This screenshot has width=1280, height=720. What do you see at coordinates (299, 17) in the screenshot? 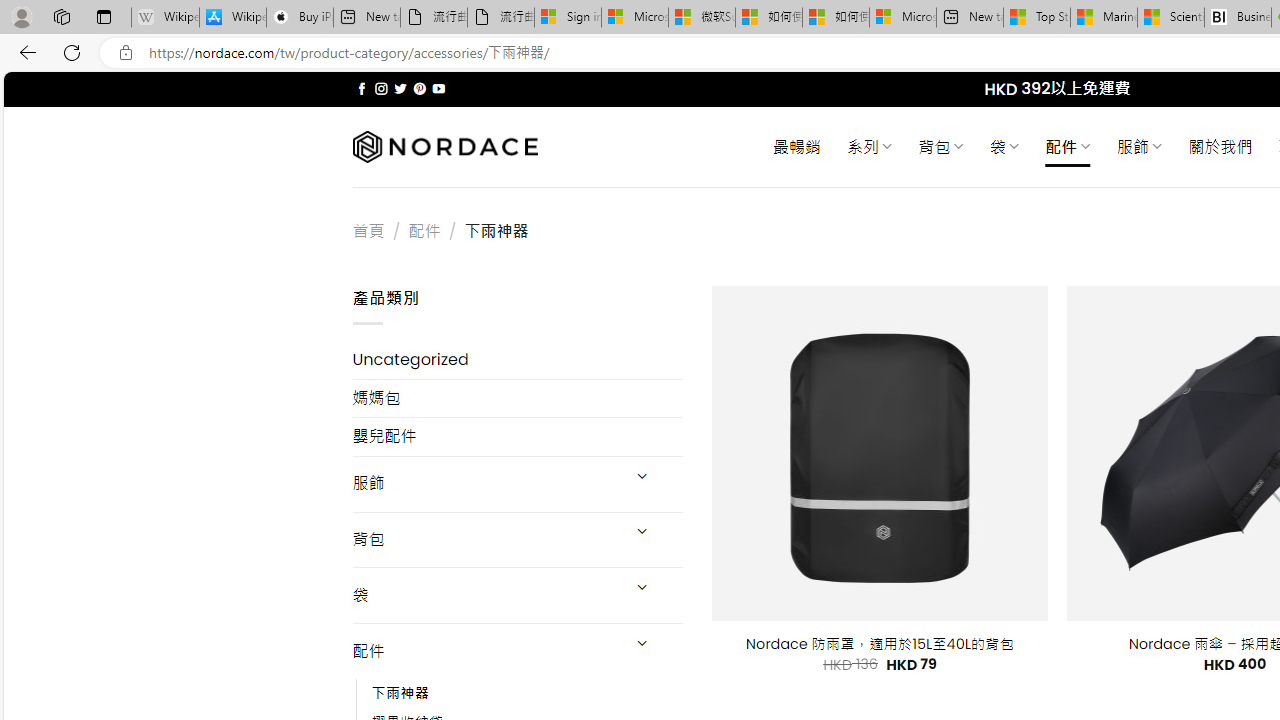
I see `'Buy iPad - Apple'` at bounding box center [299, 17].